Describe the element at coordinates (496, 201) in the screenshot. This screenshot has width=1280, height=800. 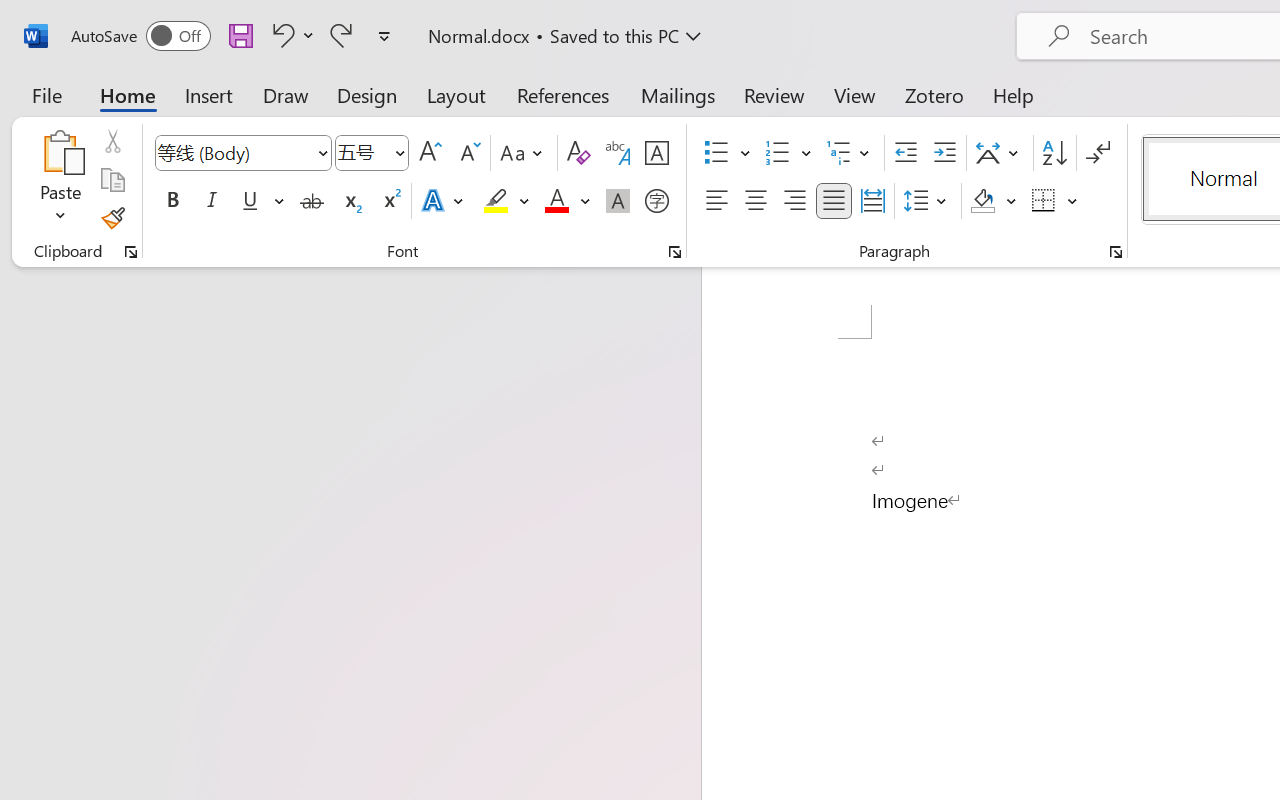
I see `'Text Highlight Color Yellow'` at that location.